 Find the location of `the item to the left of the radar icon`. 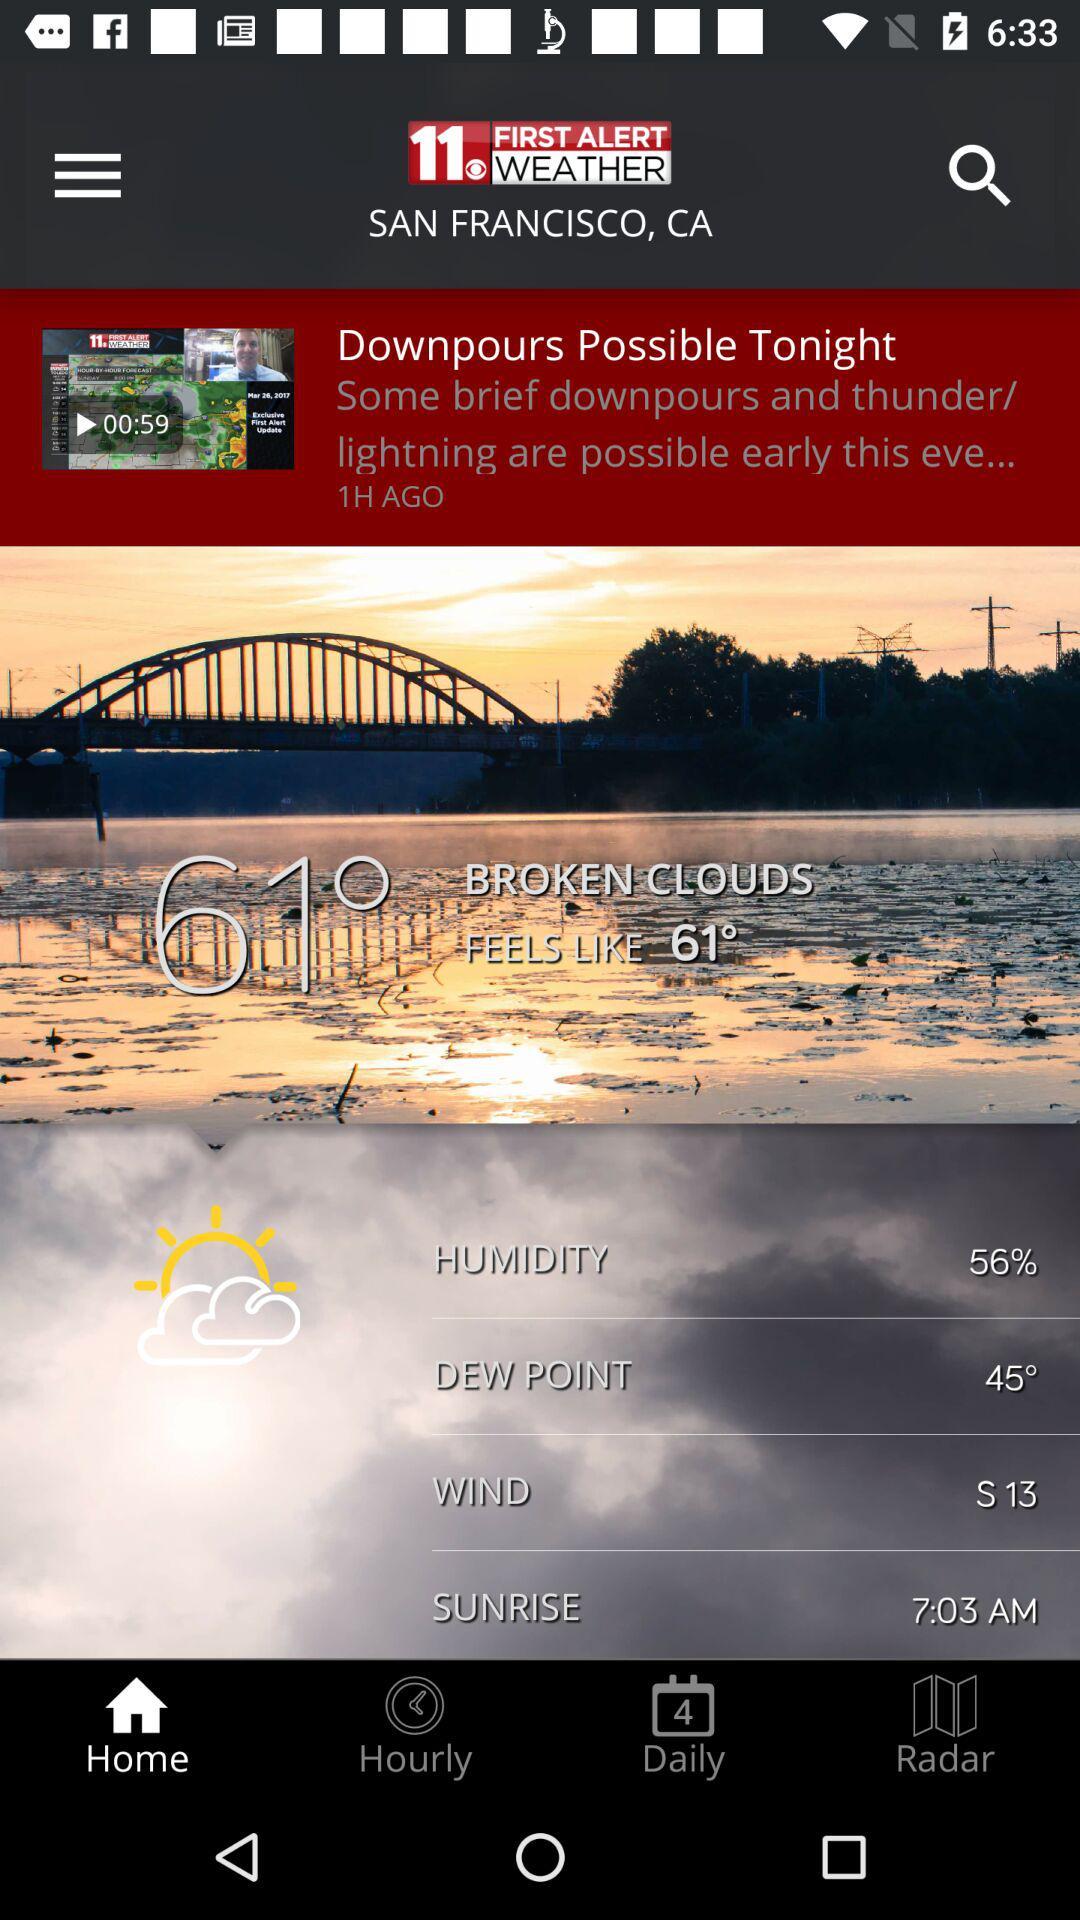

the item to the left of the radar icon is located at coordinates (682, 1726).